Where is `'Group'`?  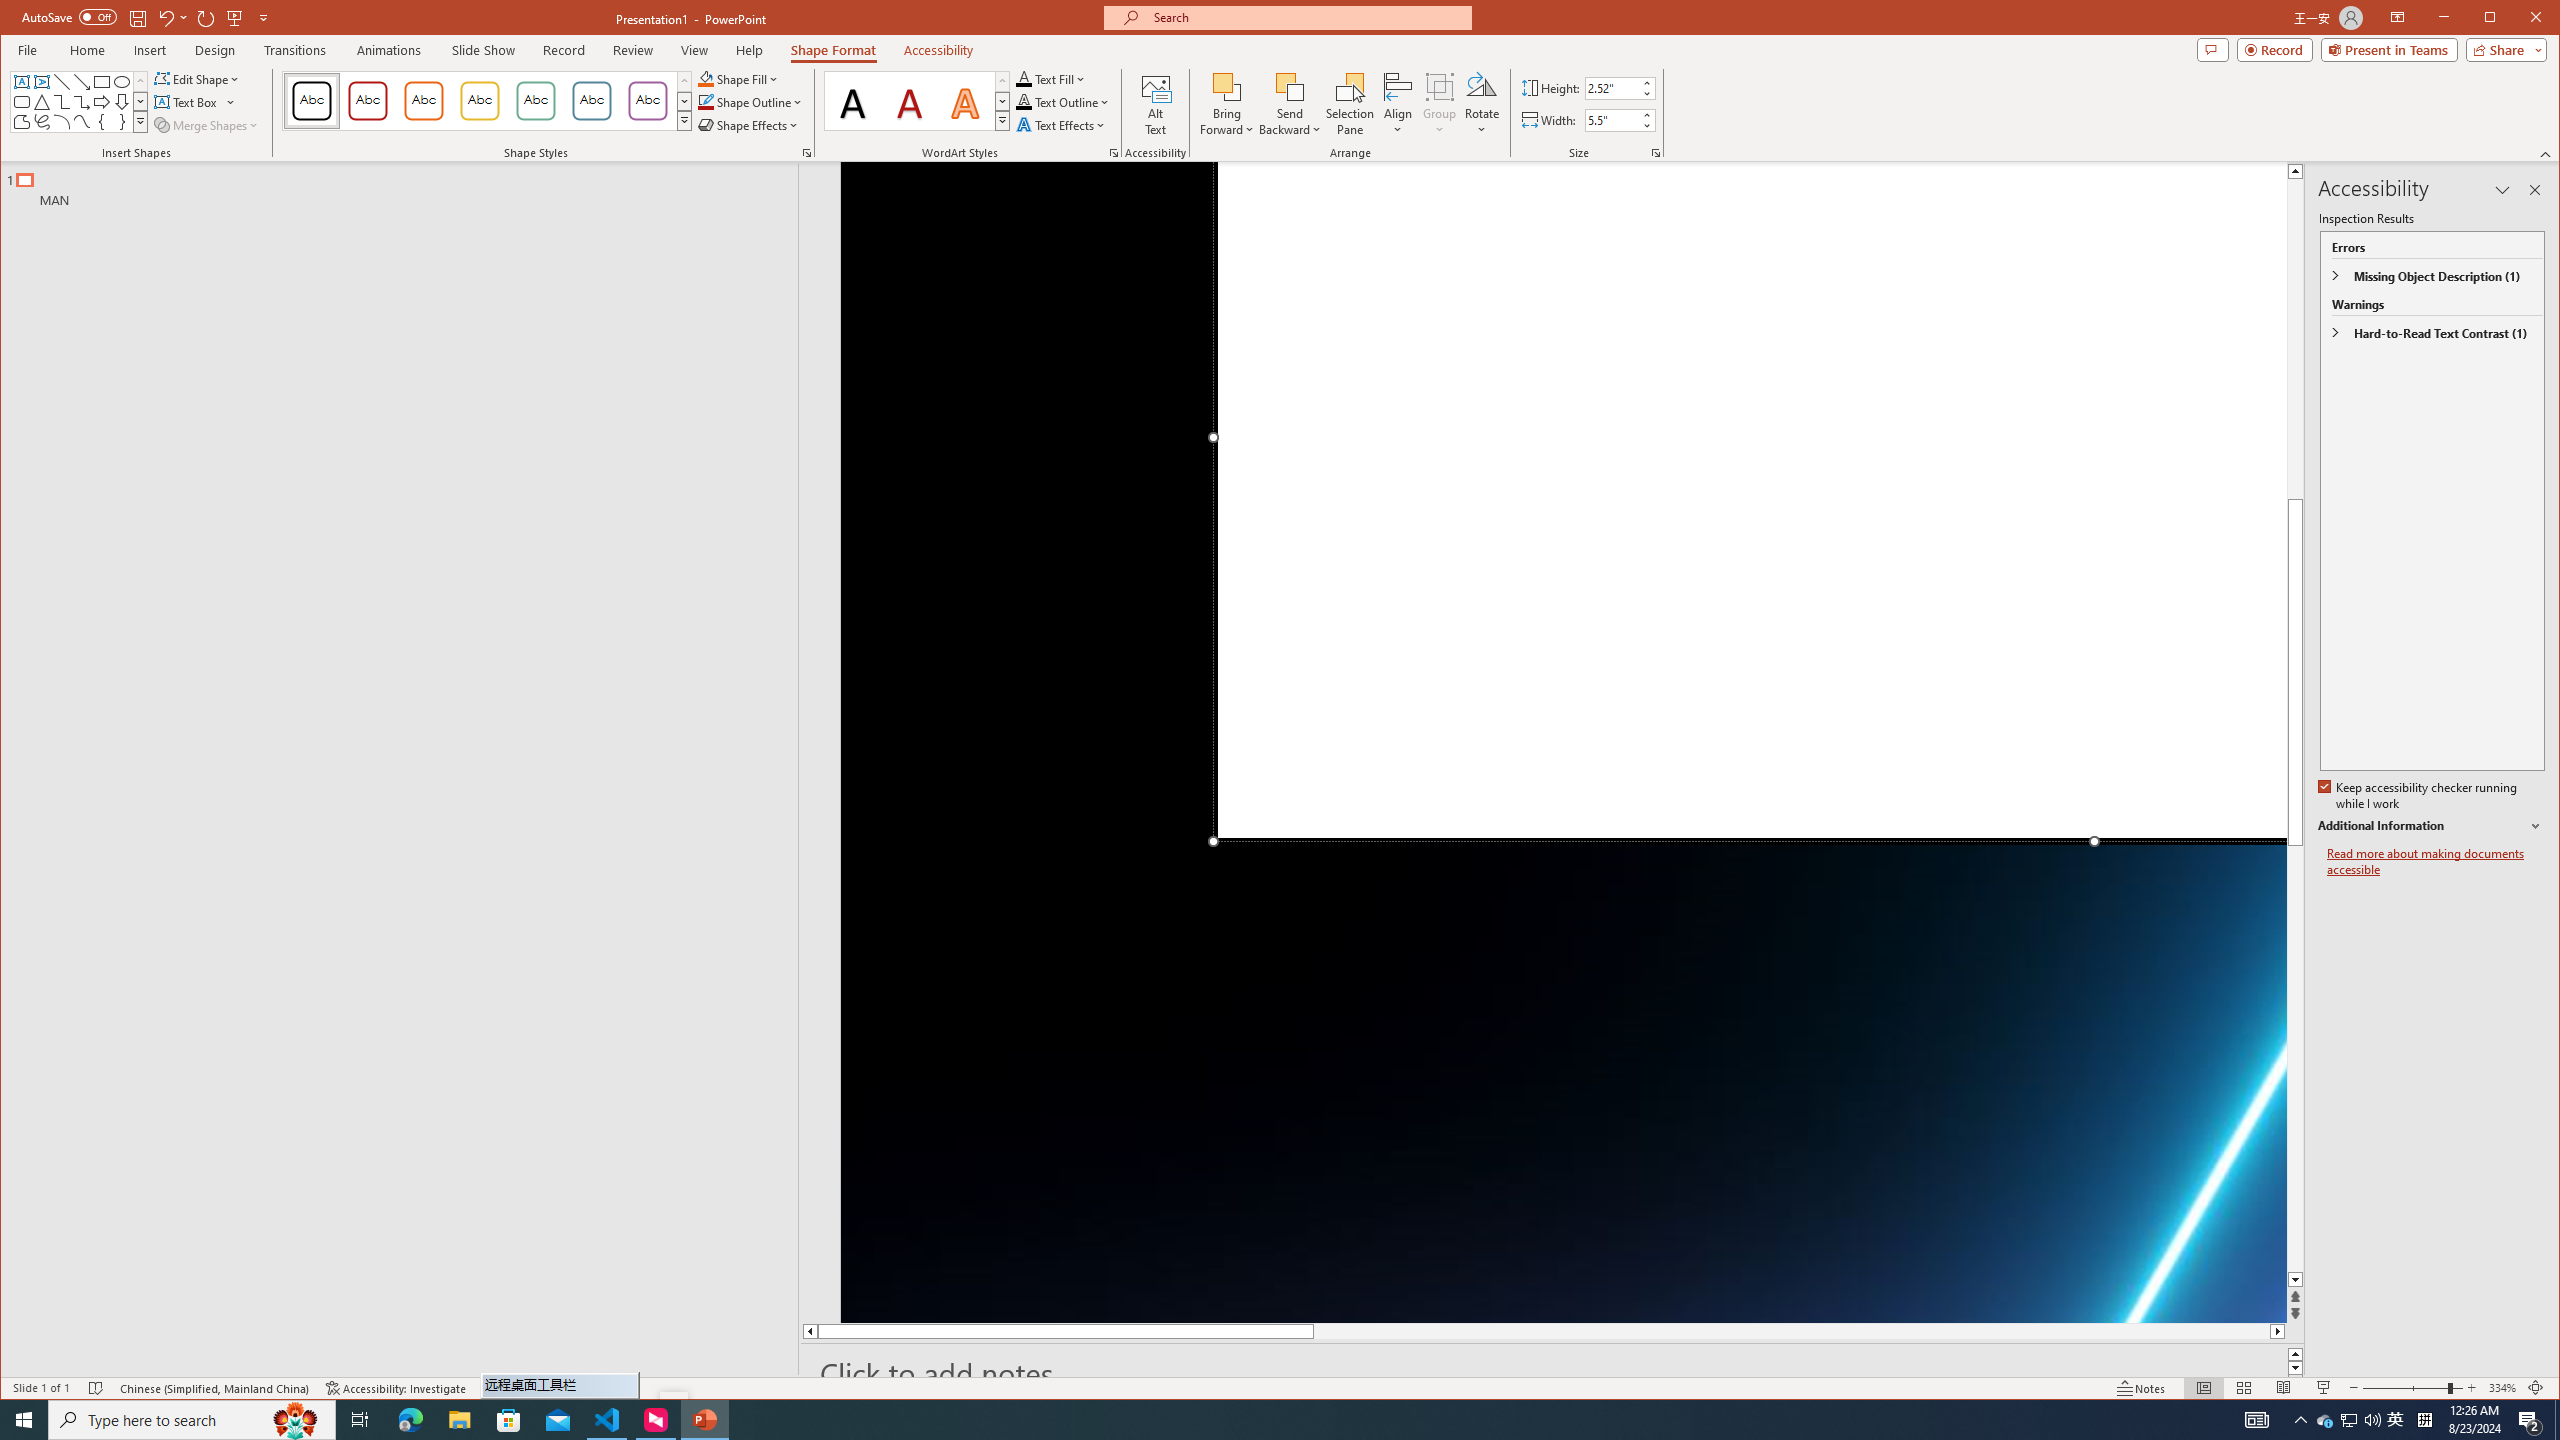
'Group' is located at coordinates (1439, 103).